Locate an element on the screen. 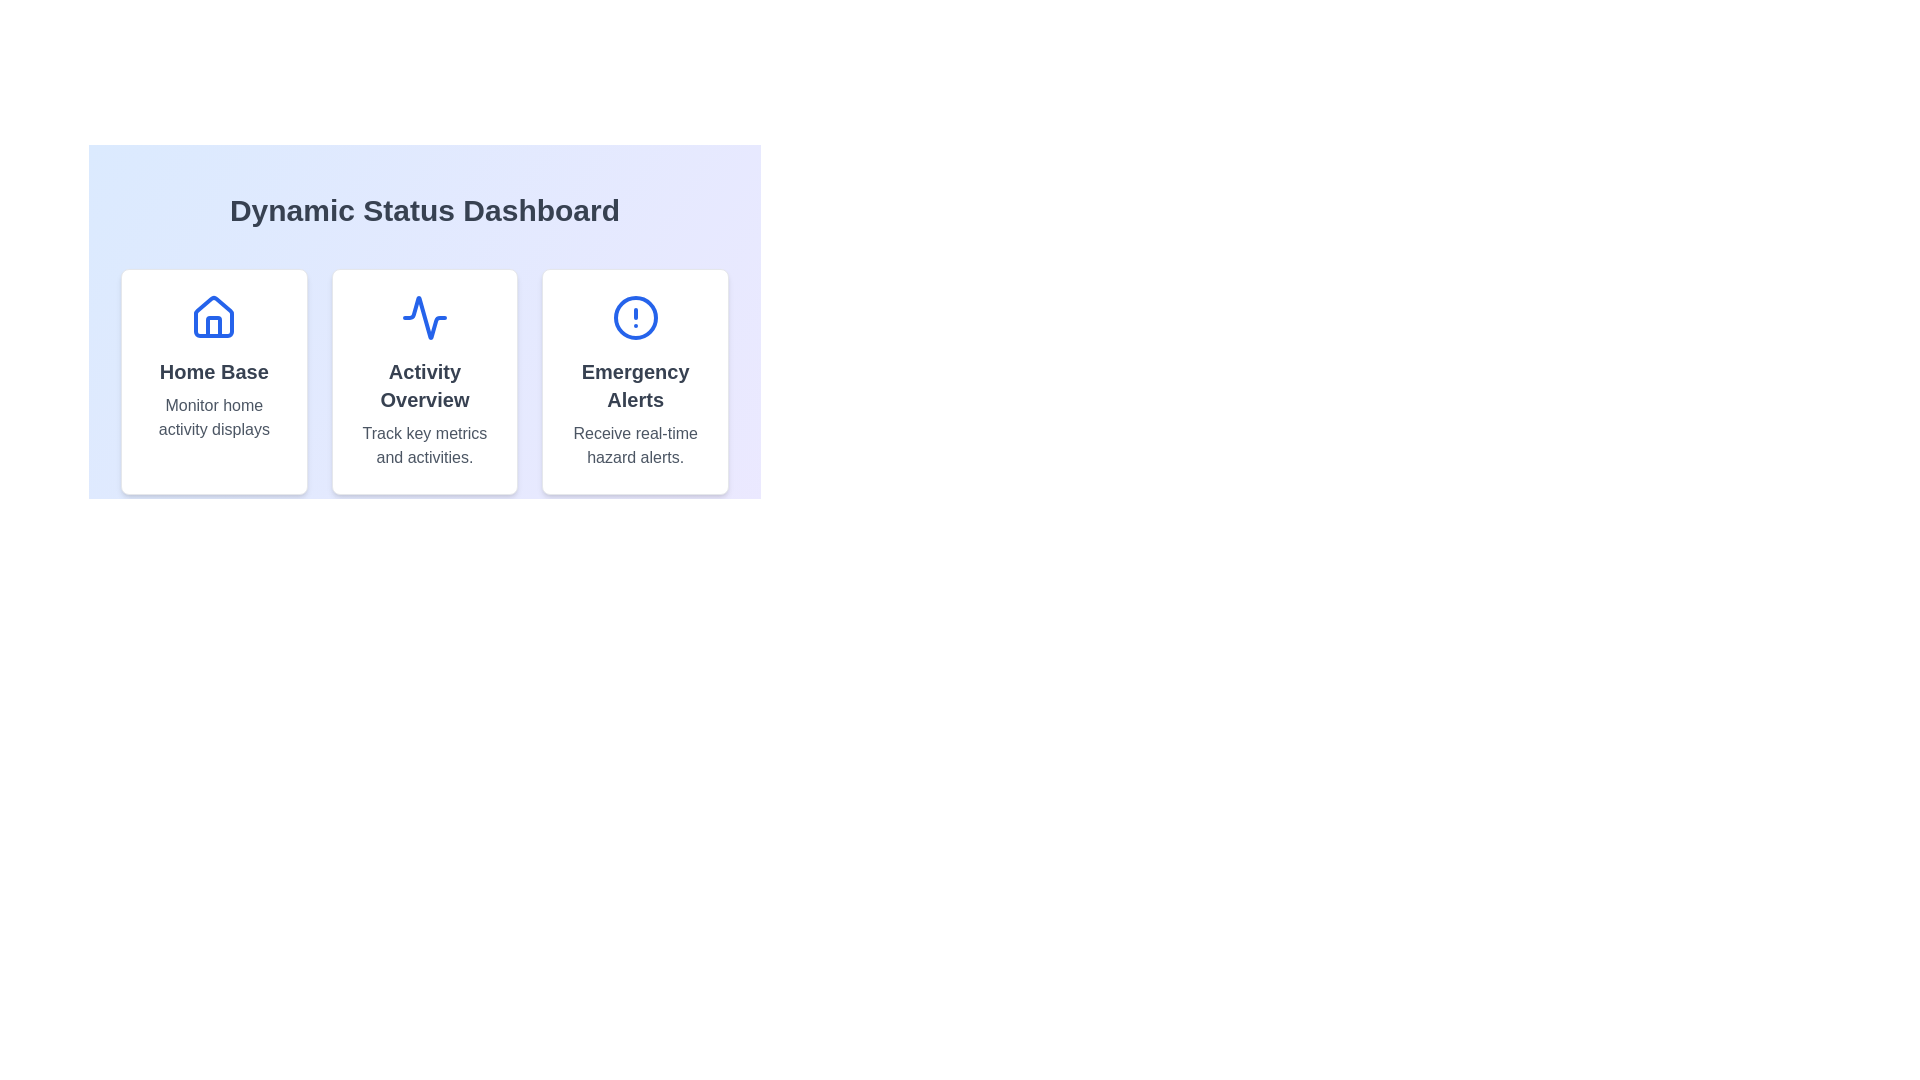  the 'Activity Overview' icon, which is the first graphical element within its card, positioned at the top section above the textual content is located at coordinates (423, 316).